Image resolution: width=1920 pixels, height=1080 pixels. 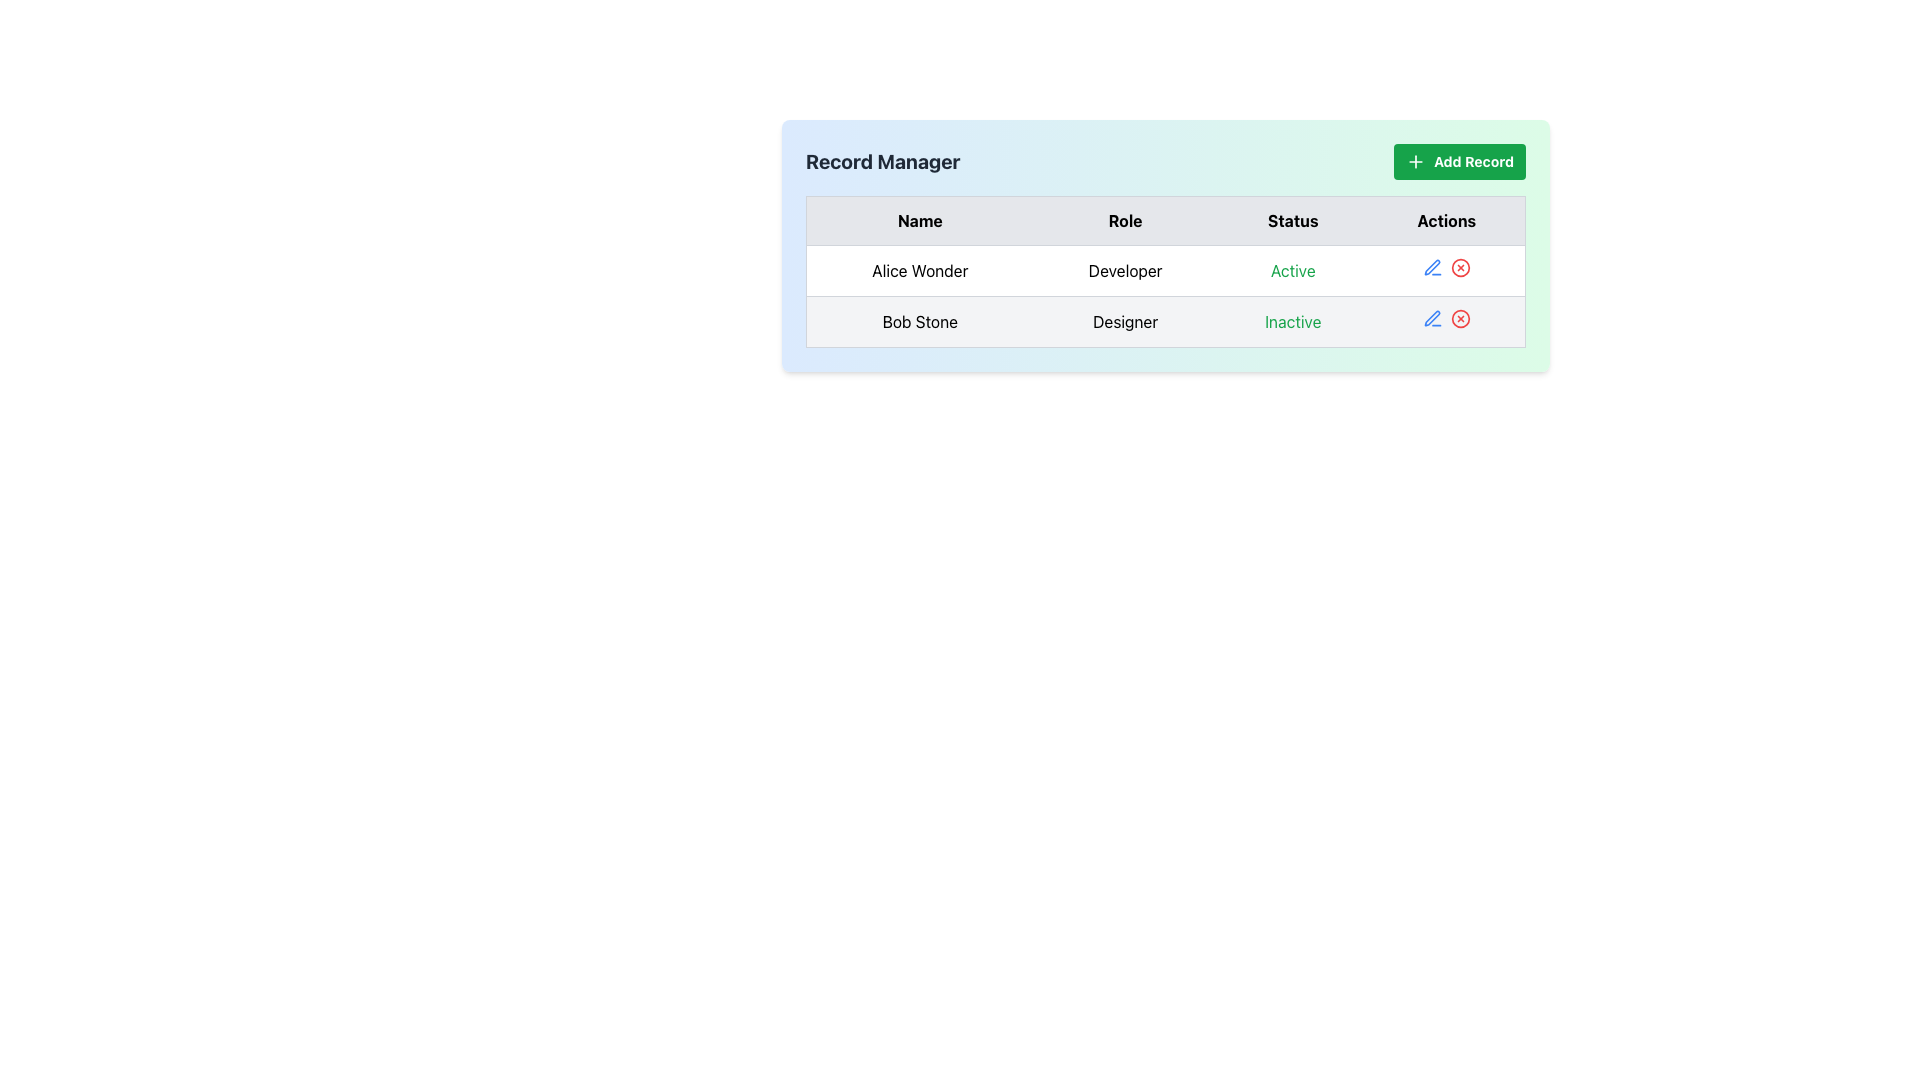 What do you see at coordinates (1415, 161) in the screenshot?
I see `the small plus icon within the green rounded 'Add Record' button located in the top-right corner of the interface` at bounding box center [1415, 161].